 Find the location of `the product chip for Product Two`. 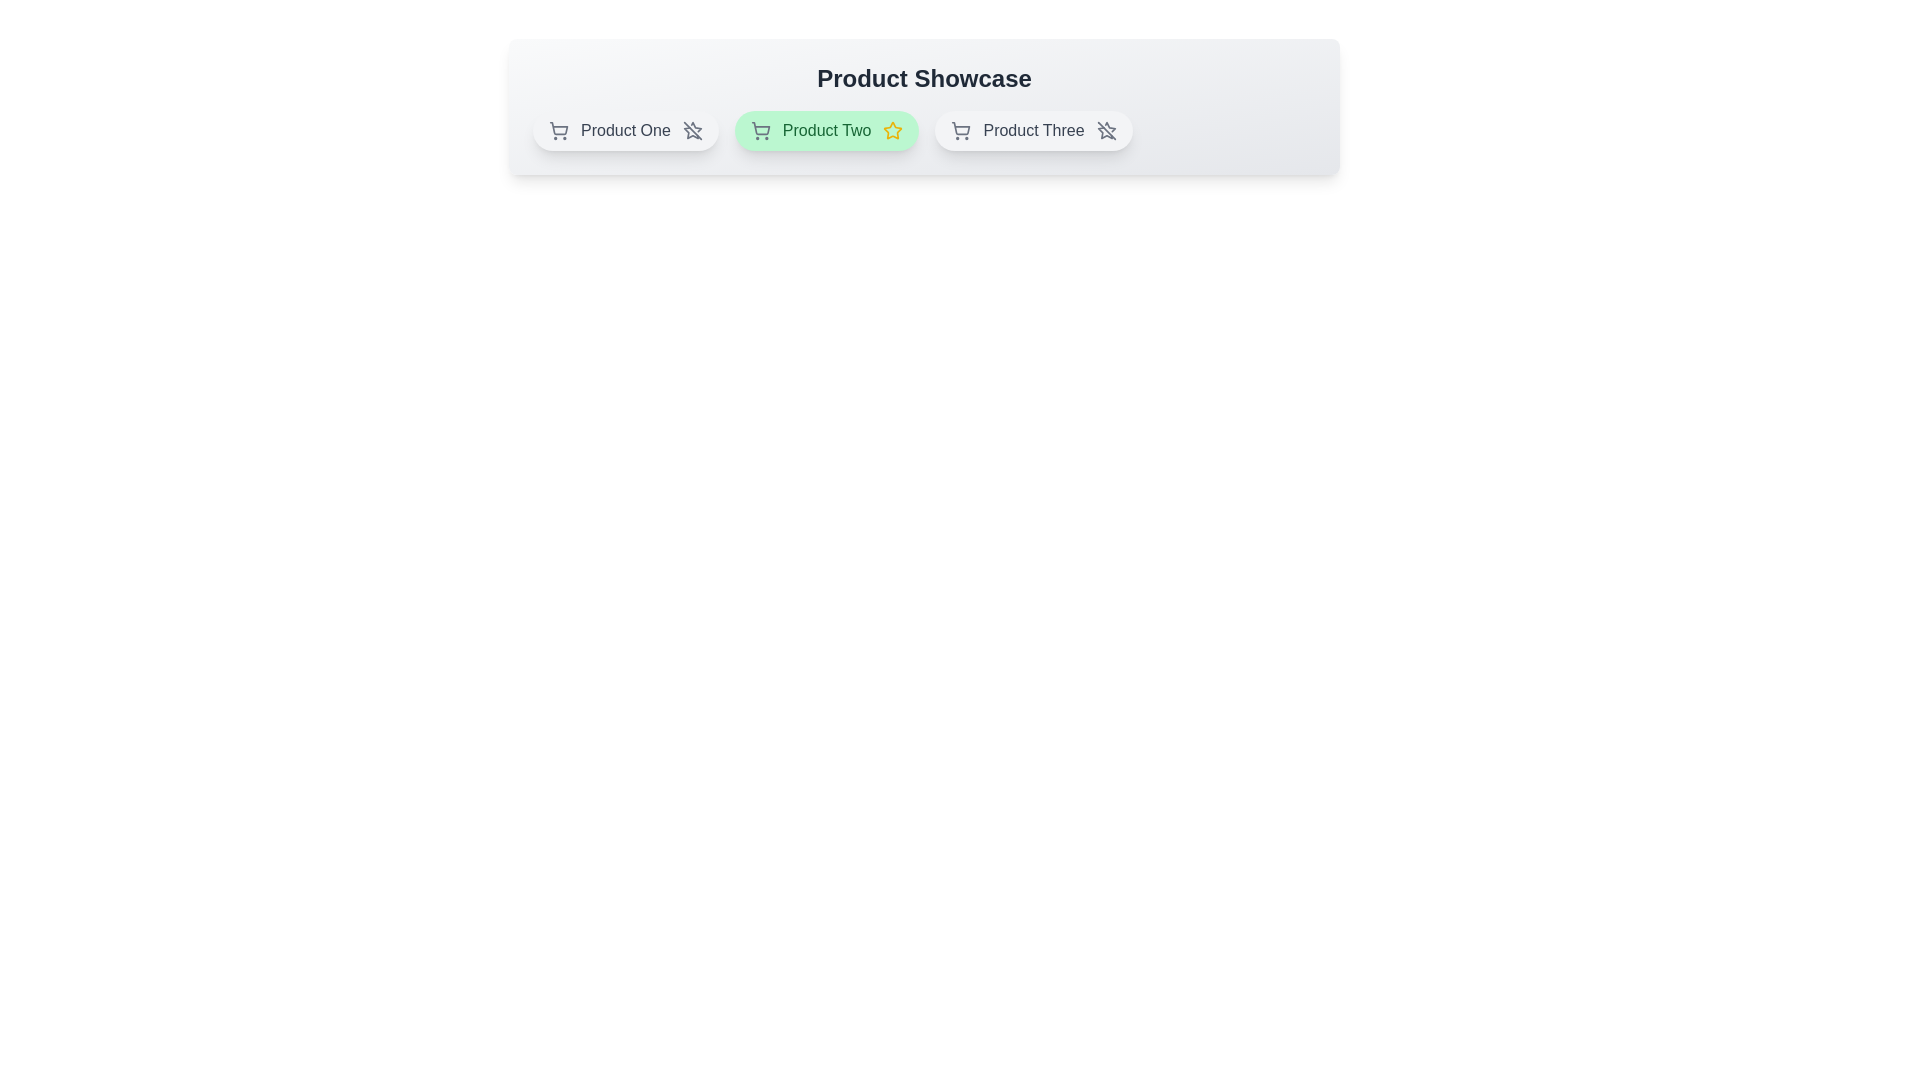

the product chip for Product Two is located at coordinates (826, 131).